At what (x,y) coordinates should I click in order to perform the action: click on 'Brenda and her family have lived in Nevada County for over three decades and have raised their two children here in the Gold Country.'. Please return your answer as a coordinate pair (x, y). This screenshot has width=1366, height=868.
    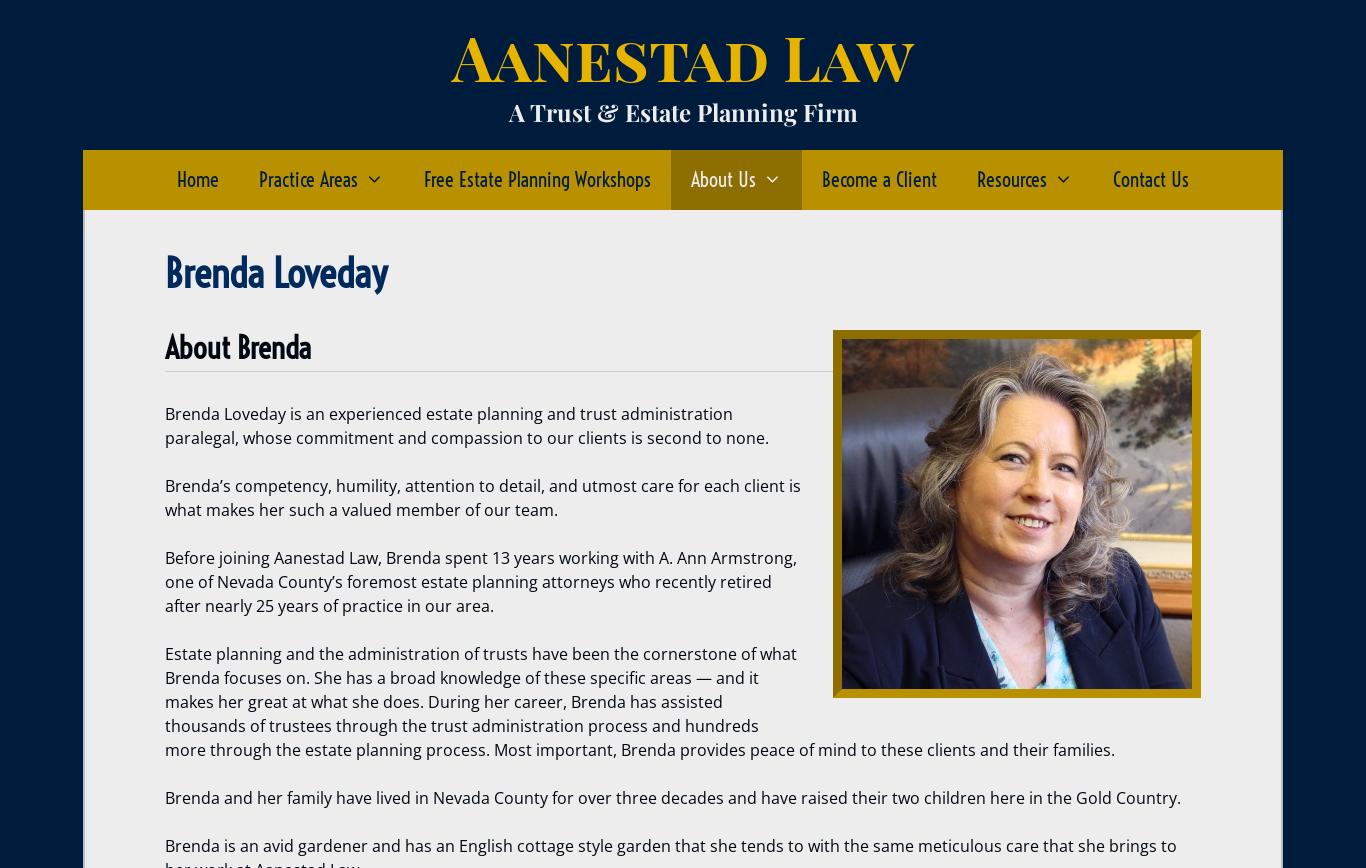
    Looking at the image, I should click on (672, 798).